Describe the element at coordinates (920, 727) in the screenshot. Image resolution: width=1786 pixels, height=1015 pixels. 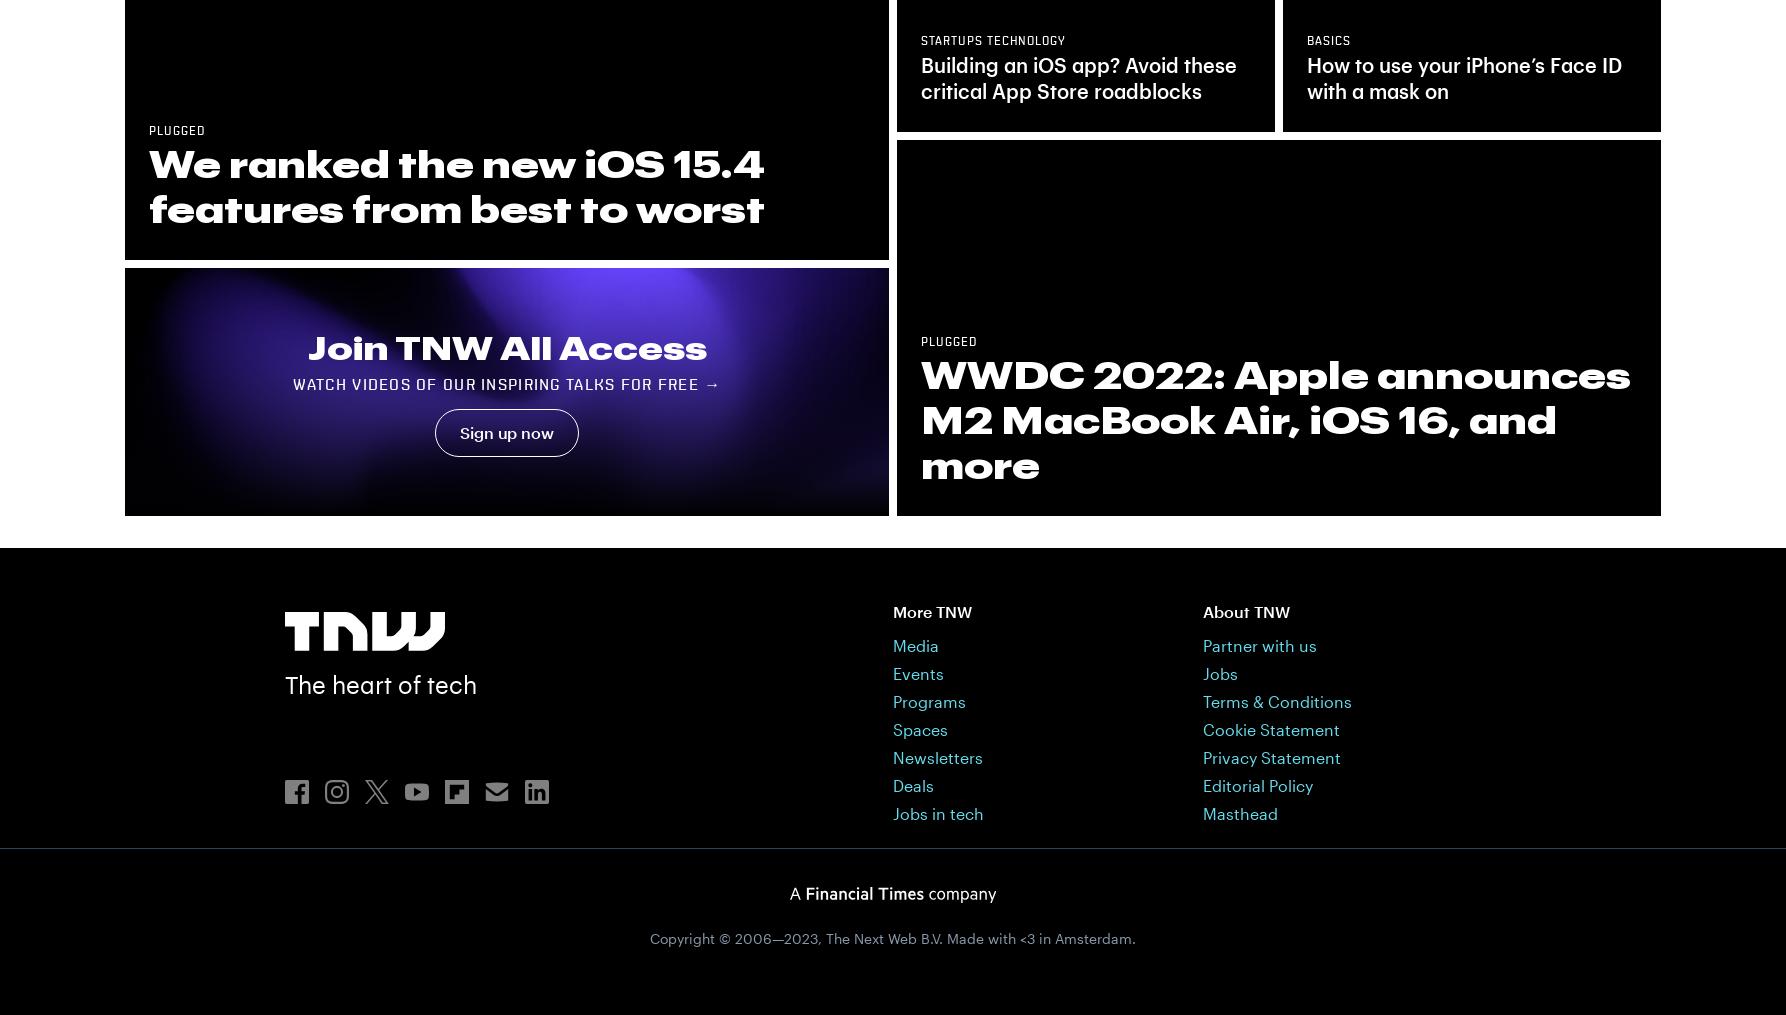
I see `'Spaces'` at that location.